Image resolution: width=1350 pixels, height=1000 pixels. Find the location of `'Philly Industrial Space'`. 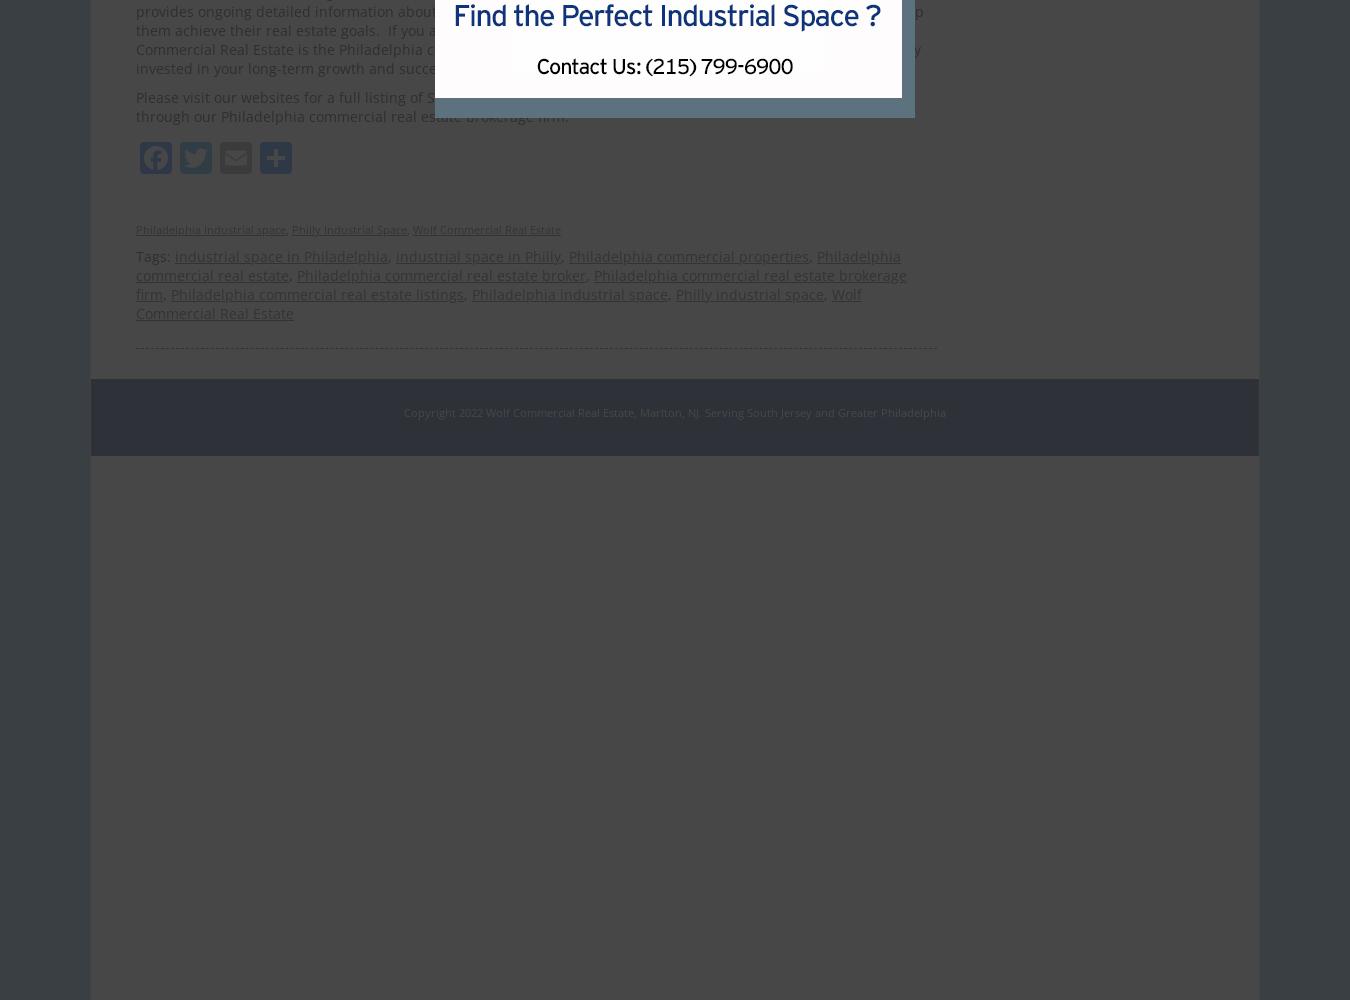

'Philly Industrial Space' is located at coordinates (349, 228).